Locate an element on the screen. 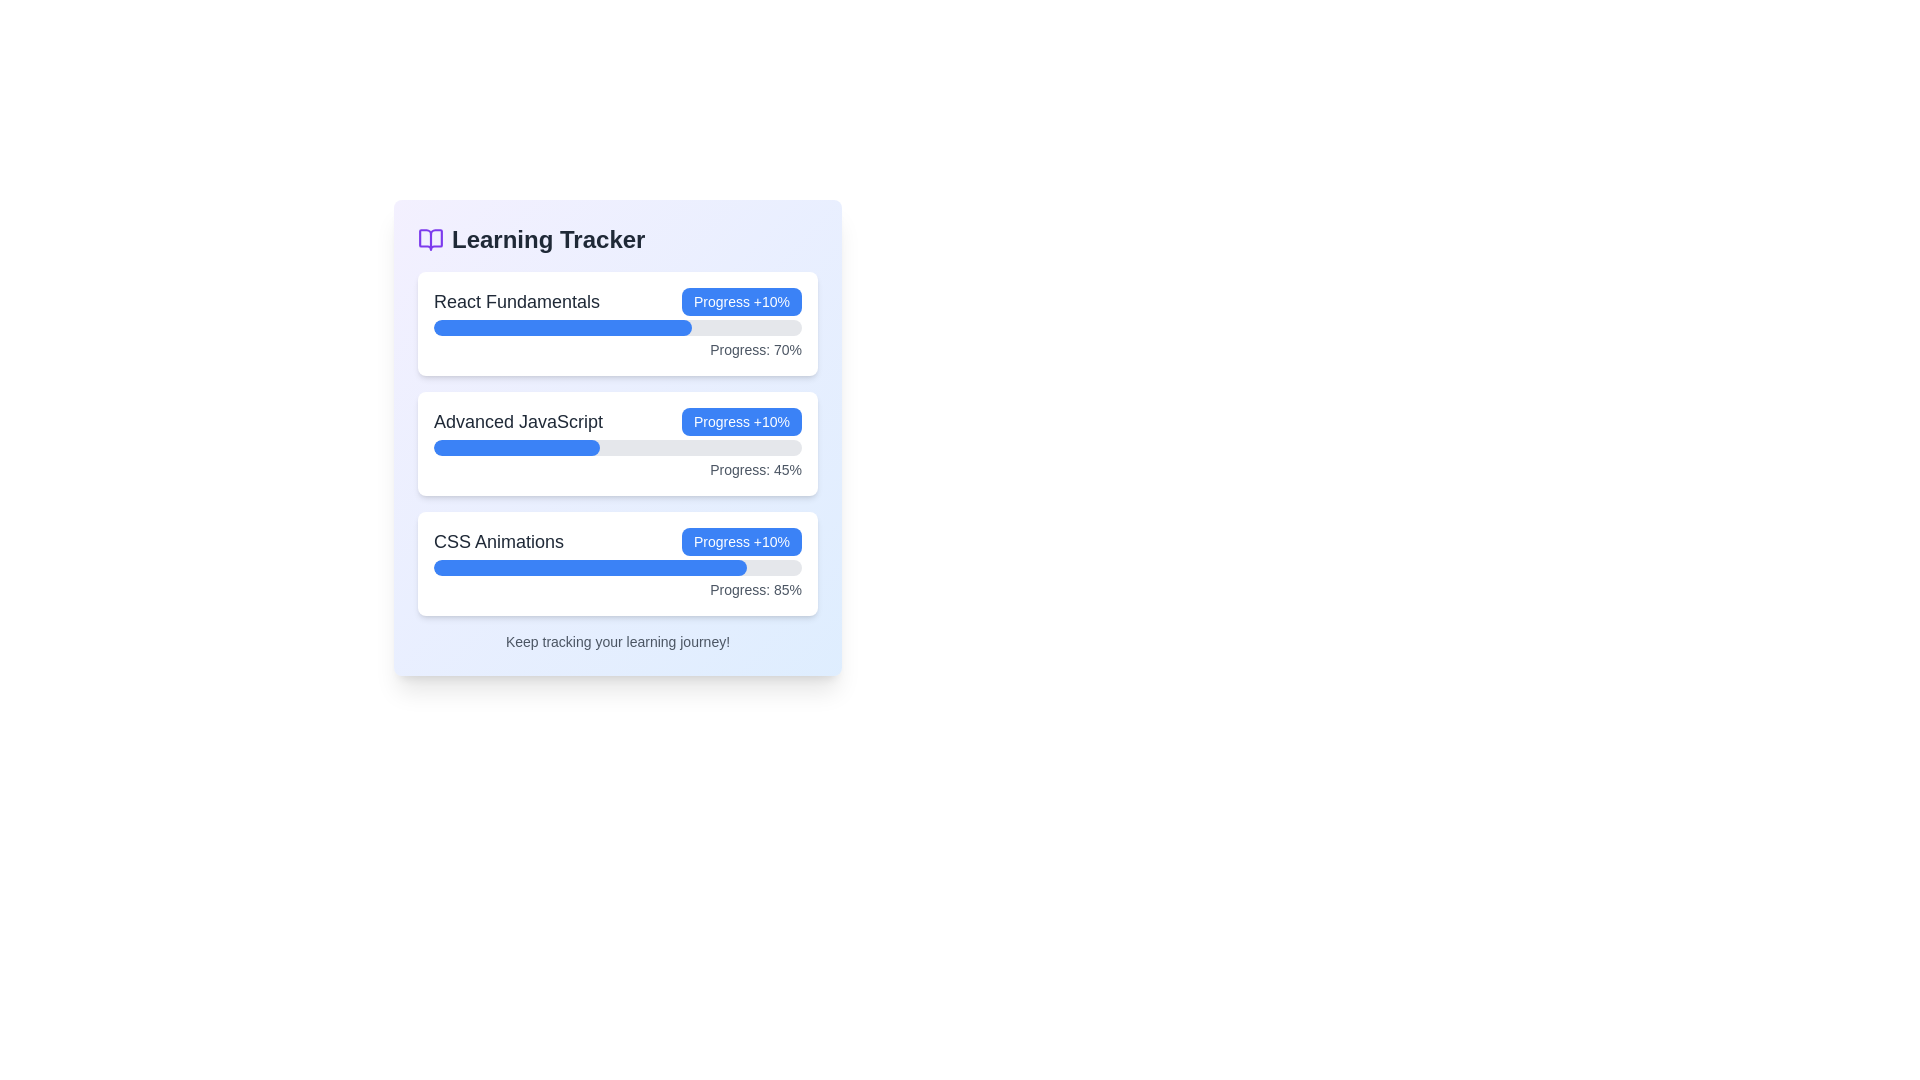 The width and height of the screenshot is (1920, 1080). the visual representation of the blue, rounded progress bar segment indicating 70% completion of the 'React Fundamentals' section, located beneath its corresponding label is located at coordinates (561, 326).